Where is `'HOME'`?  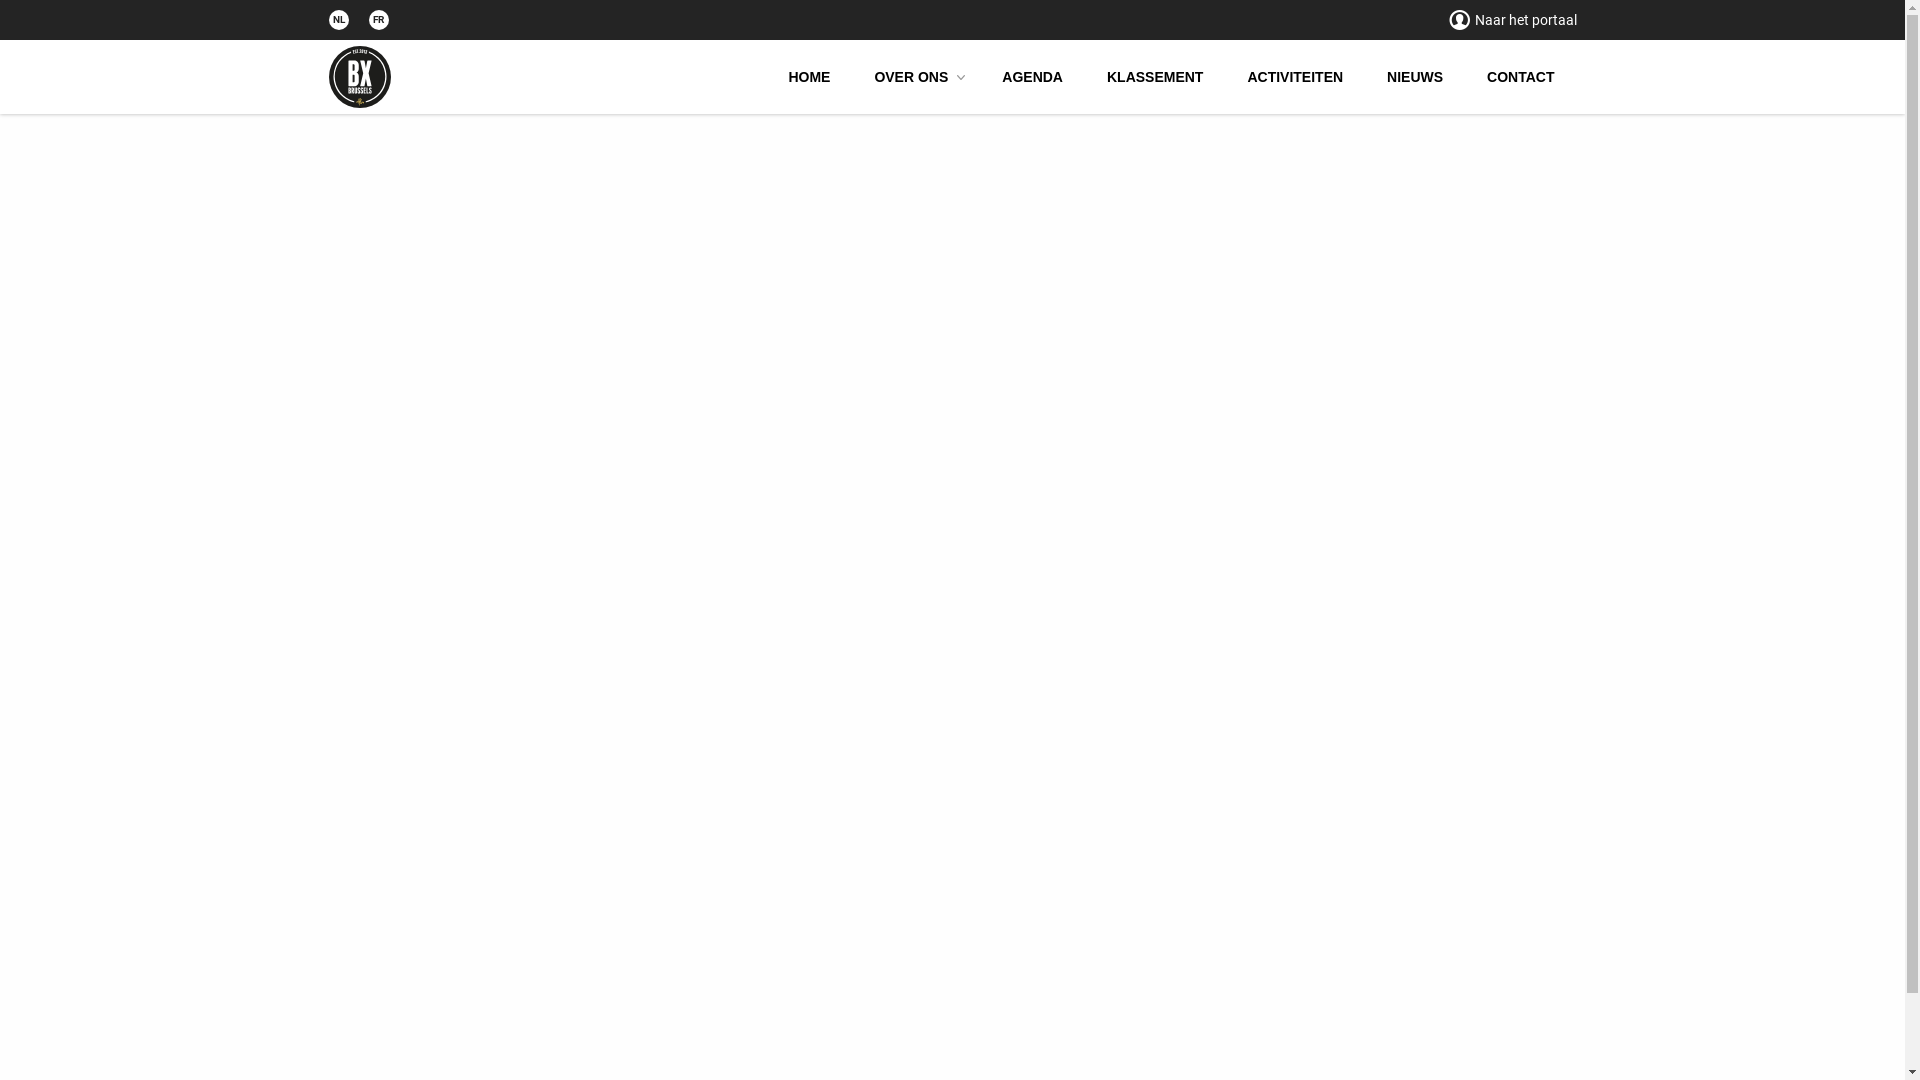 'HOME' is located at coordinates (809, 76).